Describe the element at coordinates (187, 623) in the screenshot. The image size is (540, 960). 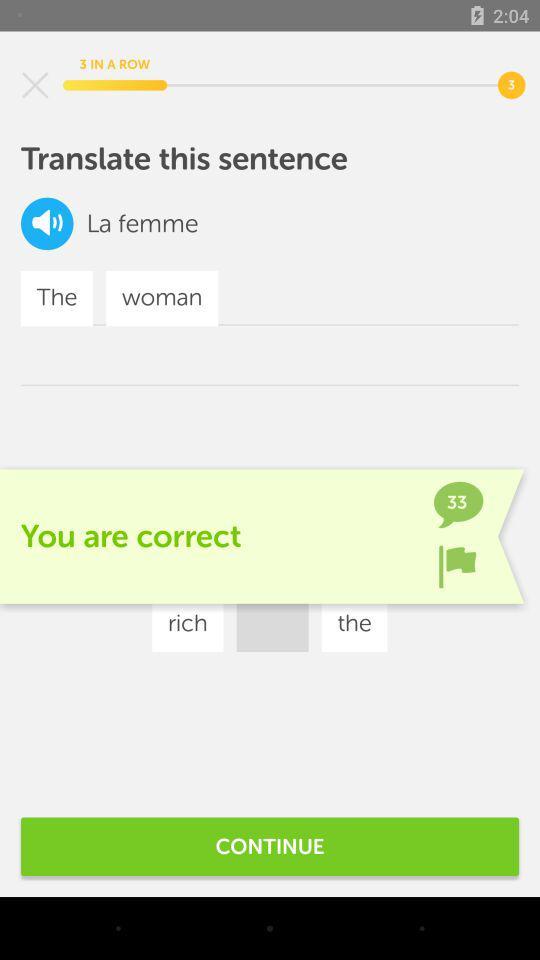
I see `rich` at that location.